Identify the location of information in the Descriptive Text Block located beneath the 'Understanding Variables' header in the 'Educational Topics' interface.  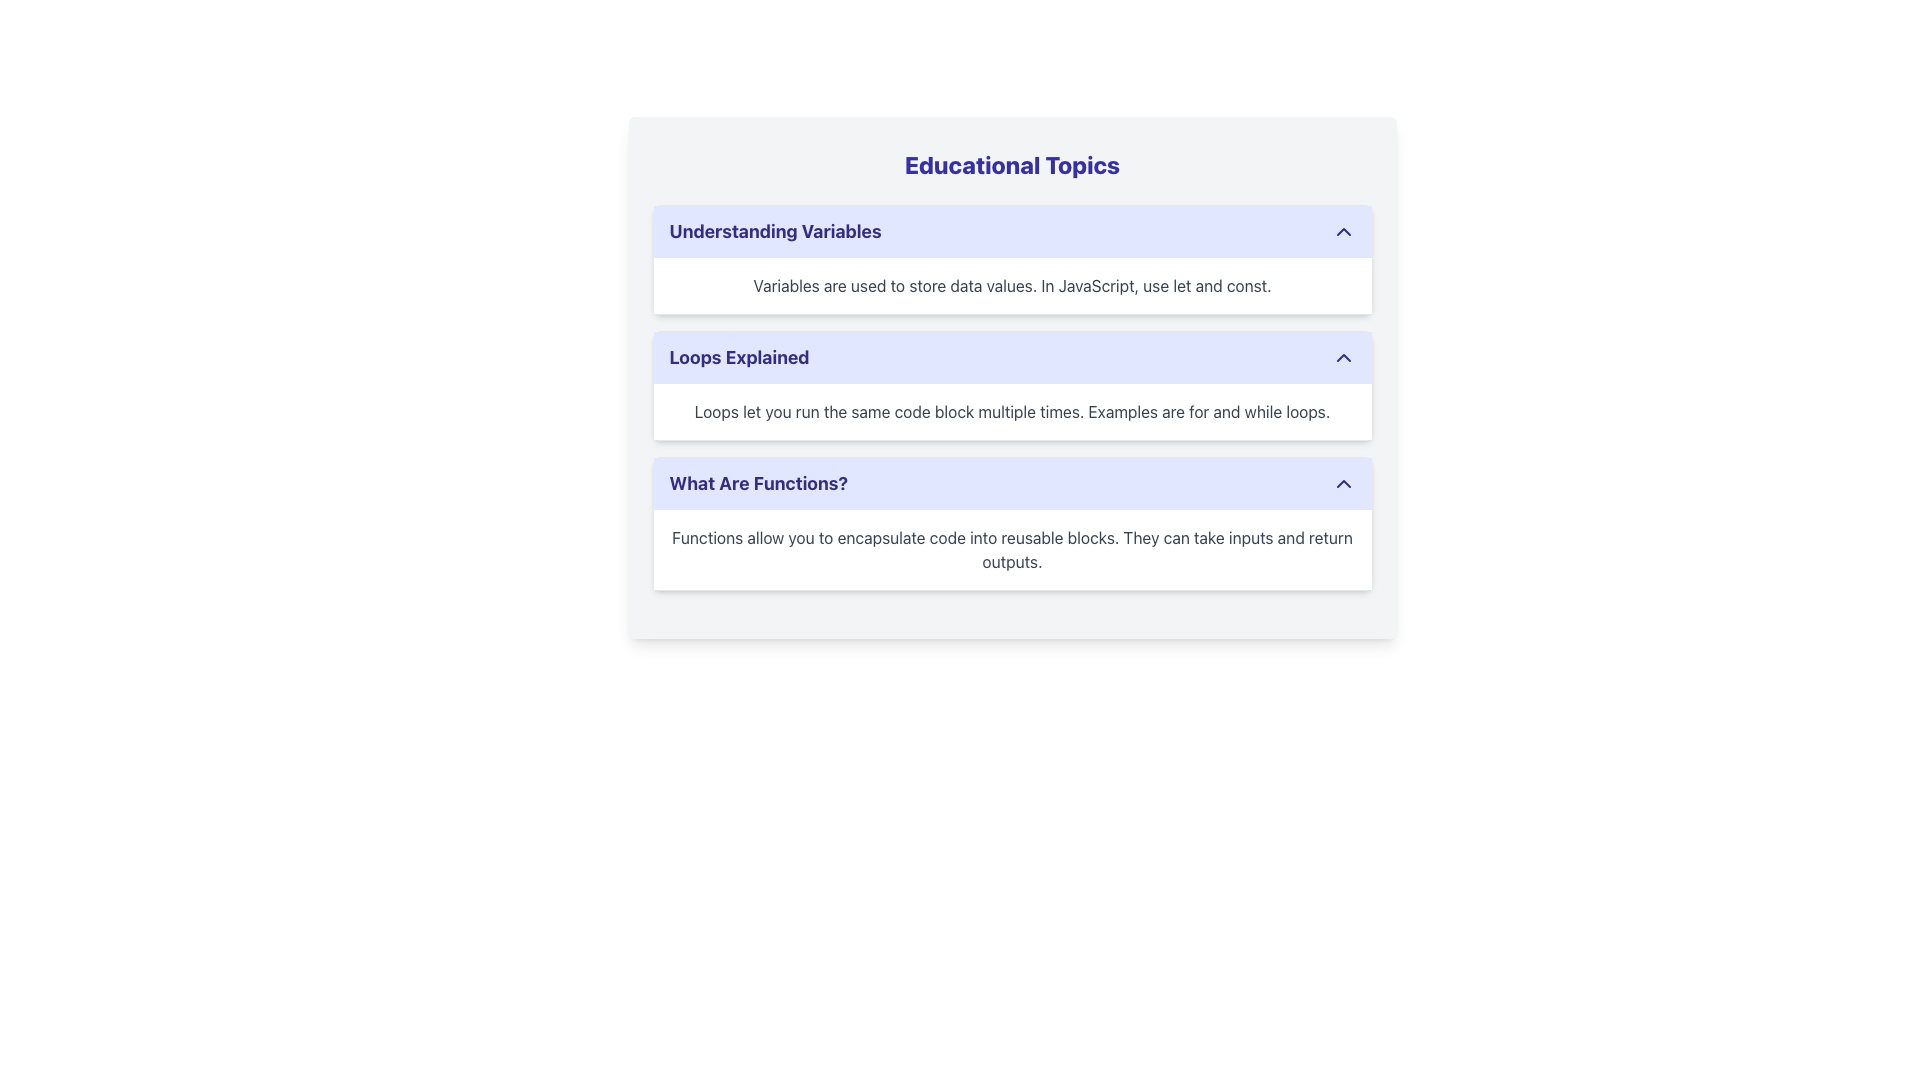
(1012, 285).